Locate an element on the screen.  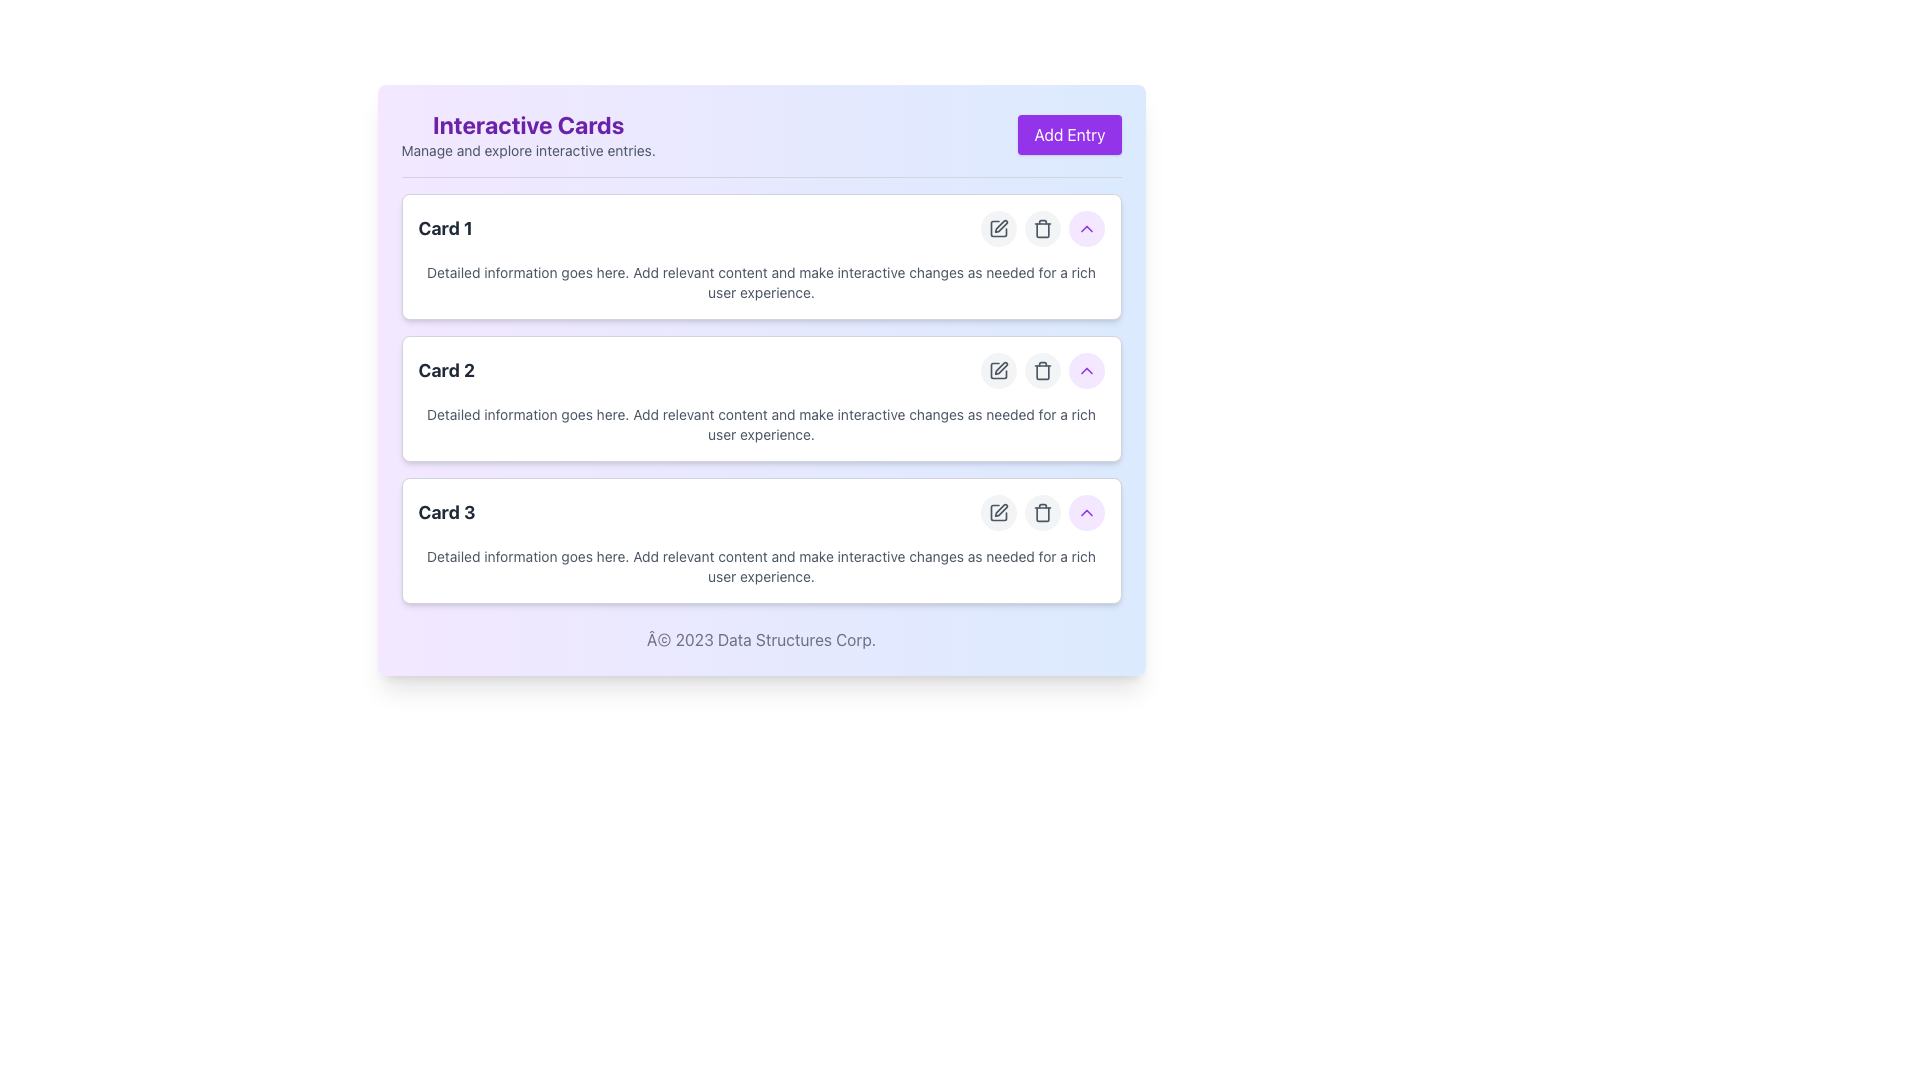
the trash icon located within the circular button at the far right of the third card in the vertically stacked card list is located at coordinates (1041, 512).